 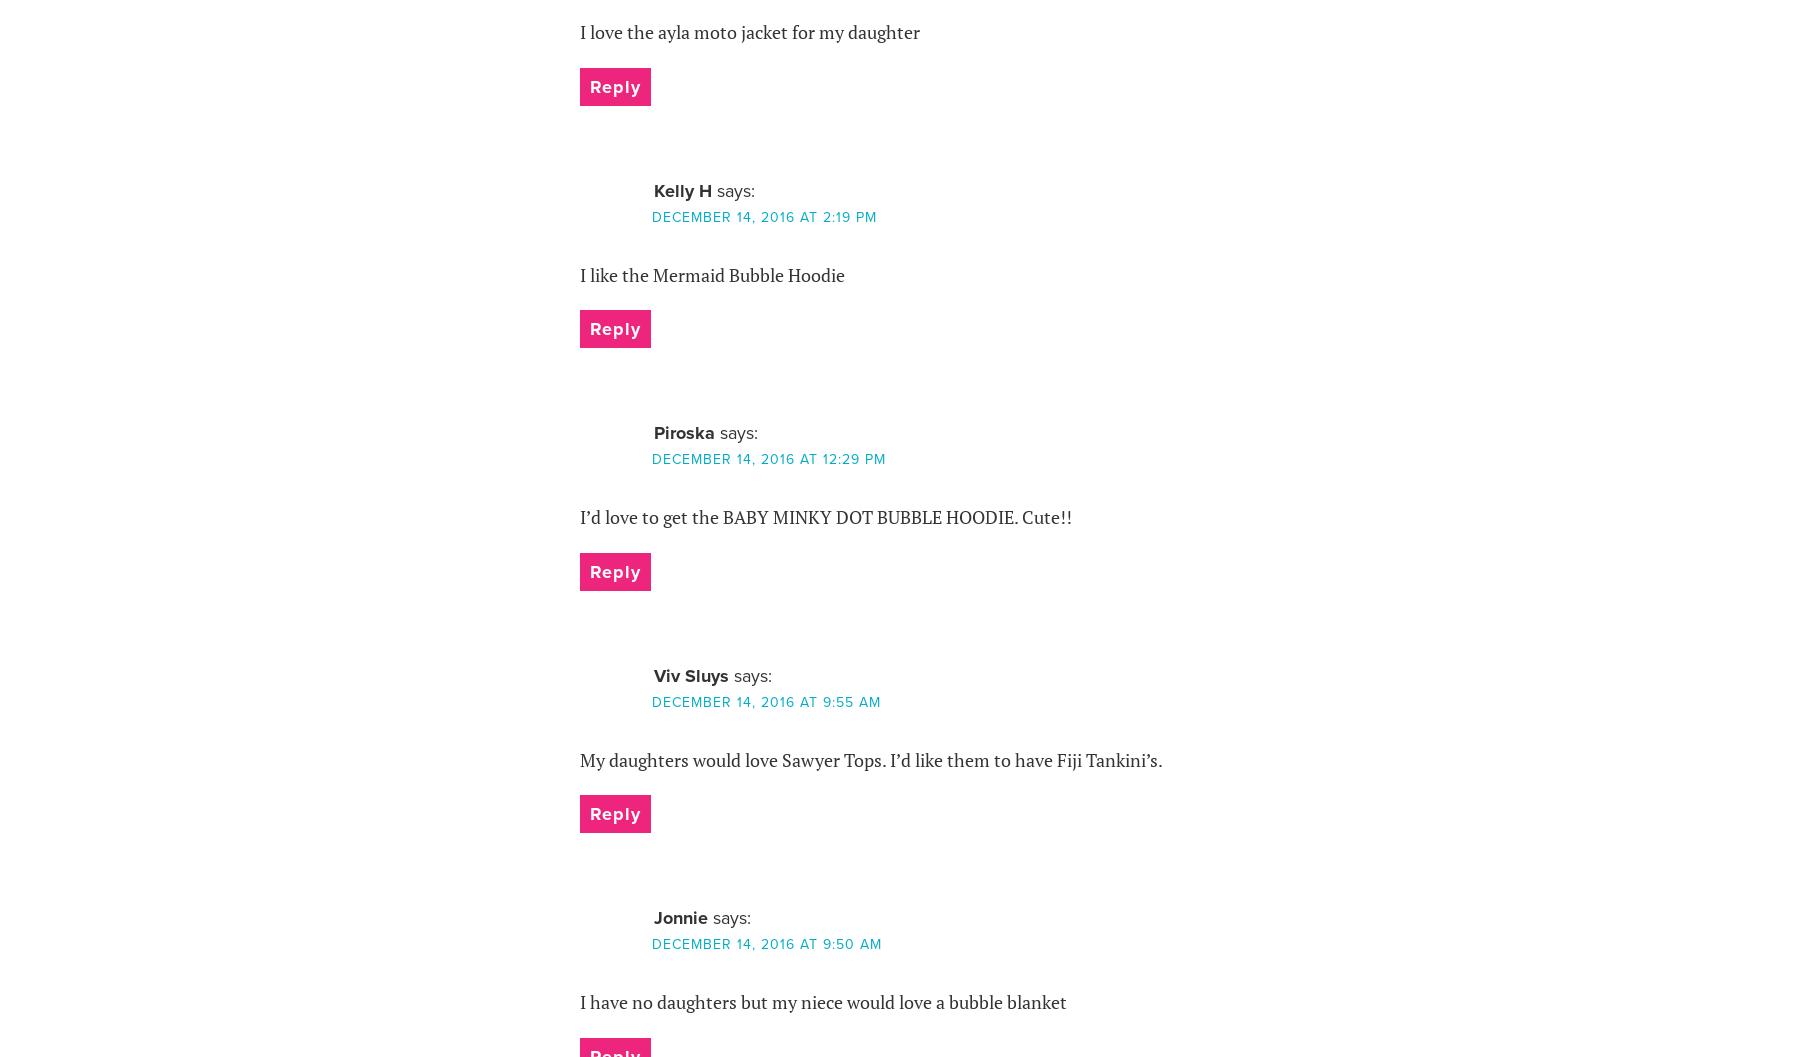 What do you see at coordinates (822, 1001) in the screenshot?
I see `'I have no daughters but my niece would love a bubble blanket'` at bounding box center [822, 1001].